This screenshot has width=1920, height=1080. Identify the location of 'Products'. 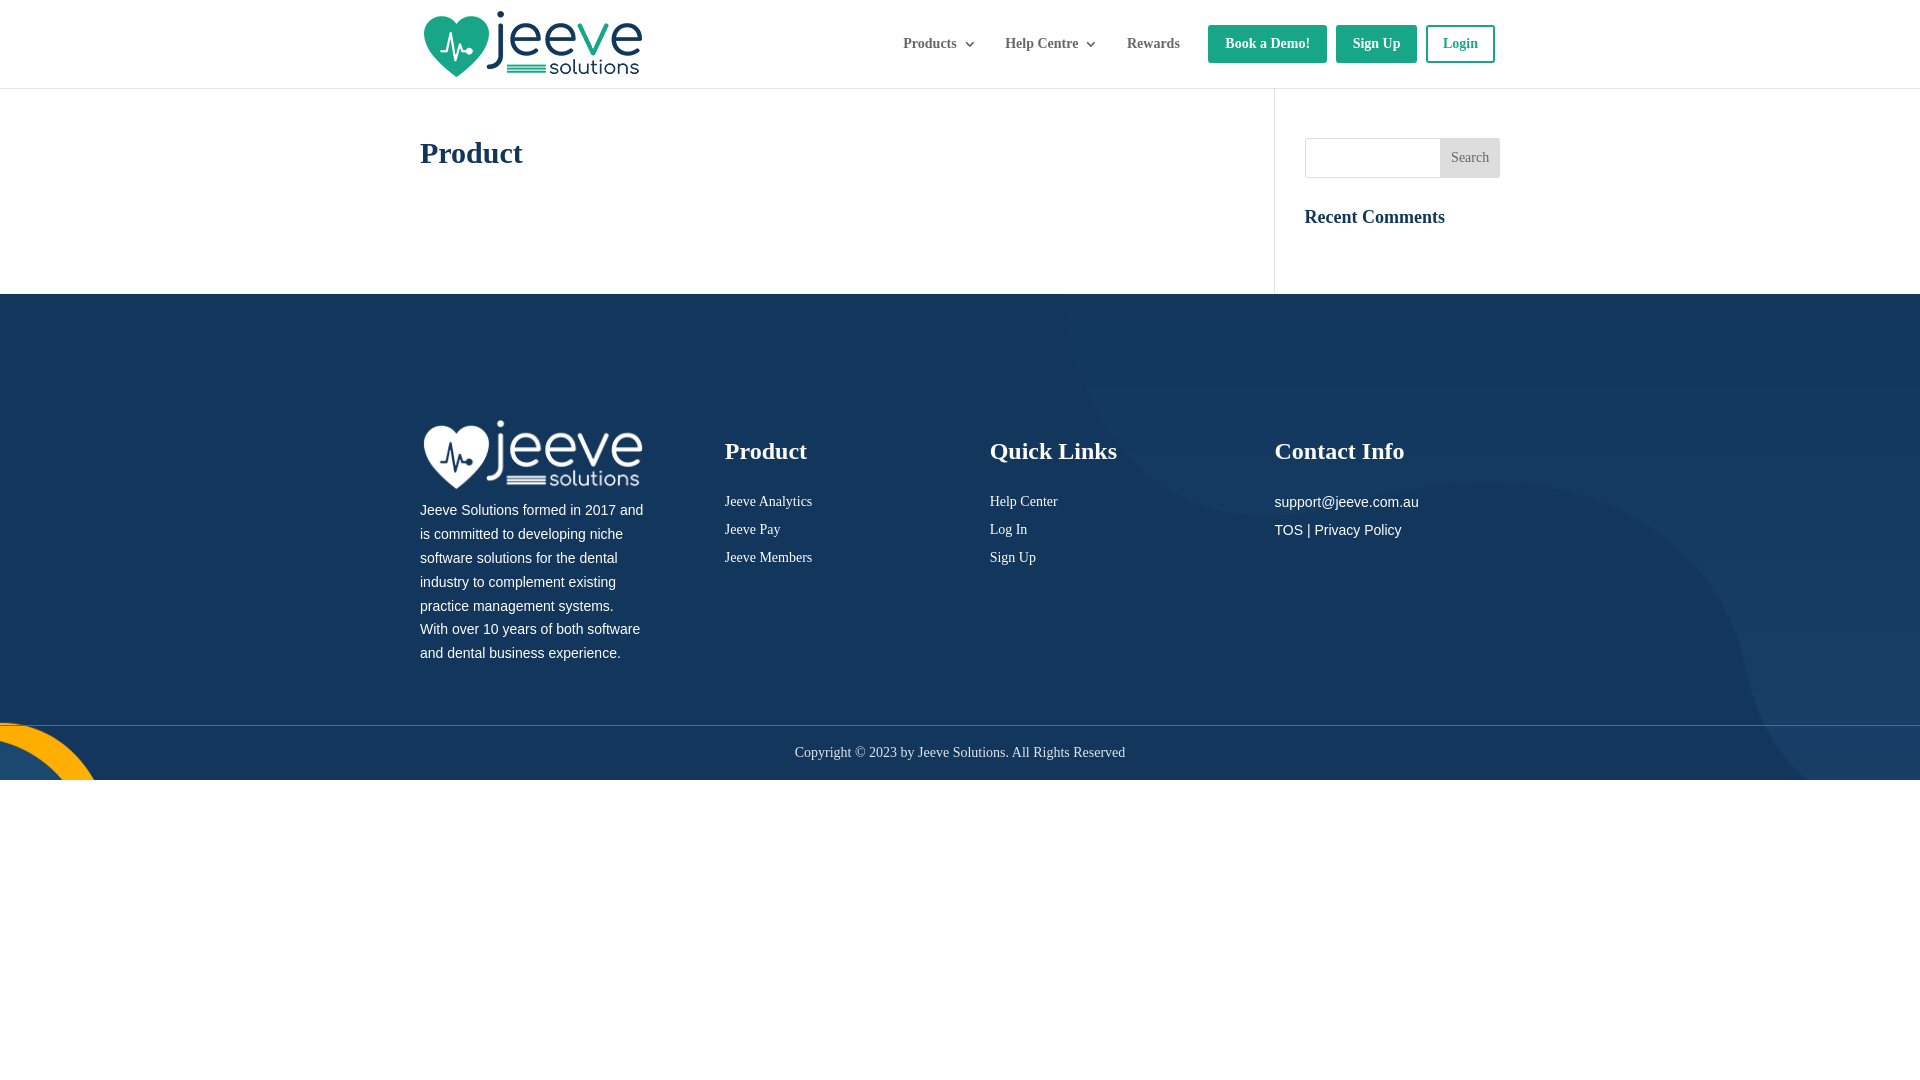
(930, 43).